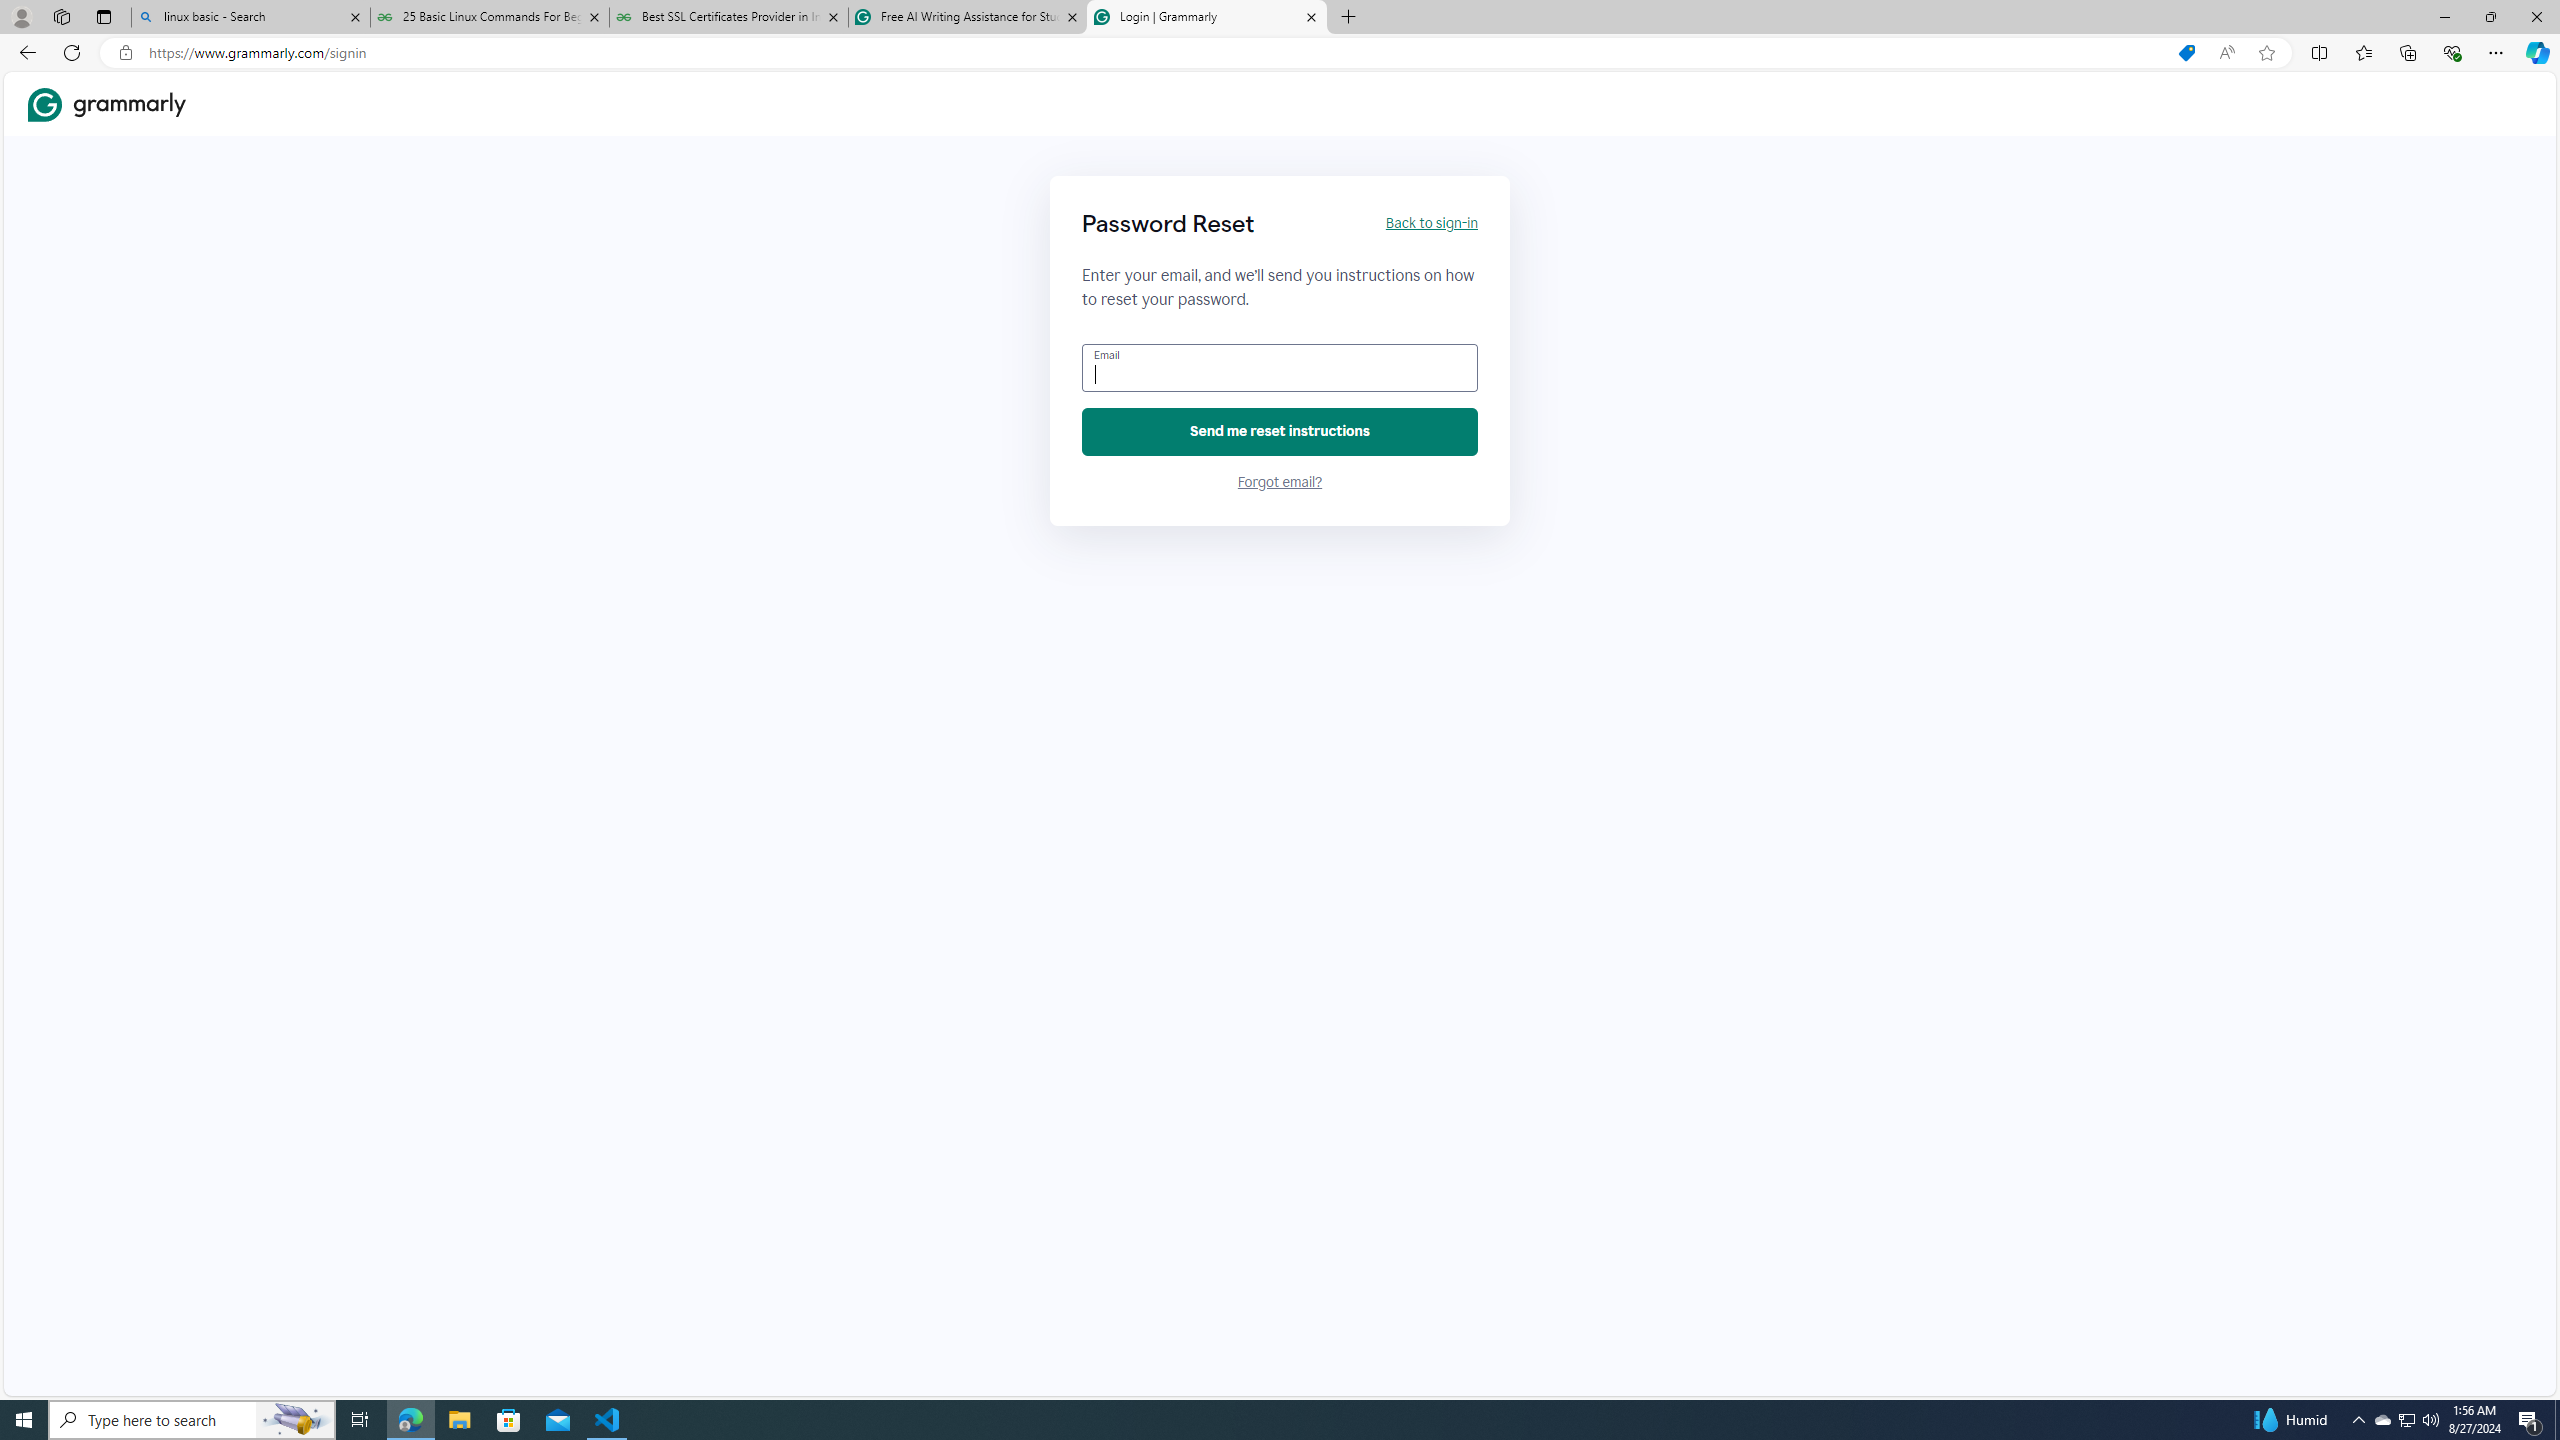 This screenshot has width=2560, height=1440. I want to click on 'Forgot email?', so click(1280, 482).